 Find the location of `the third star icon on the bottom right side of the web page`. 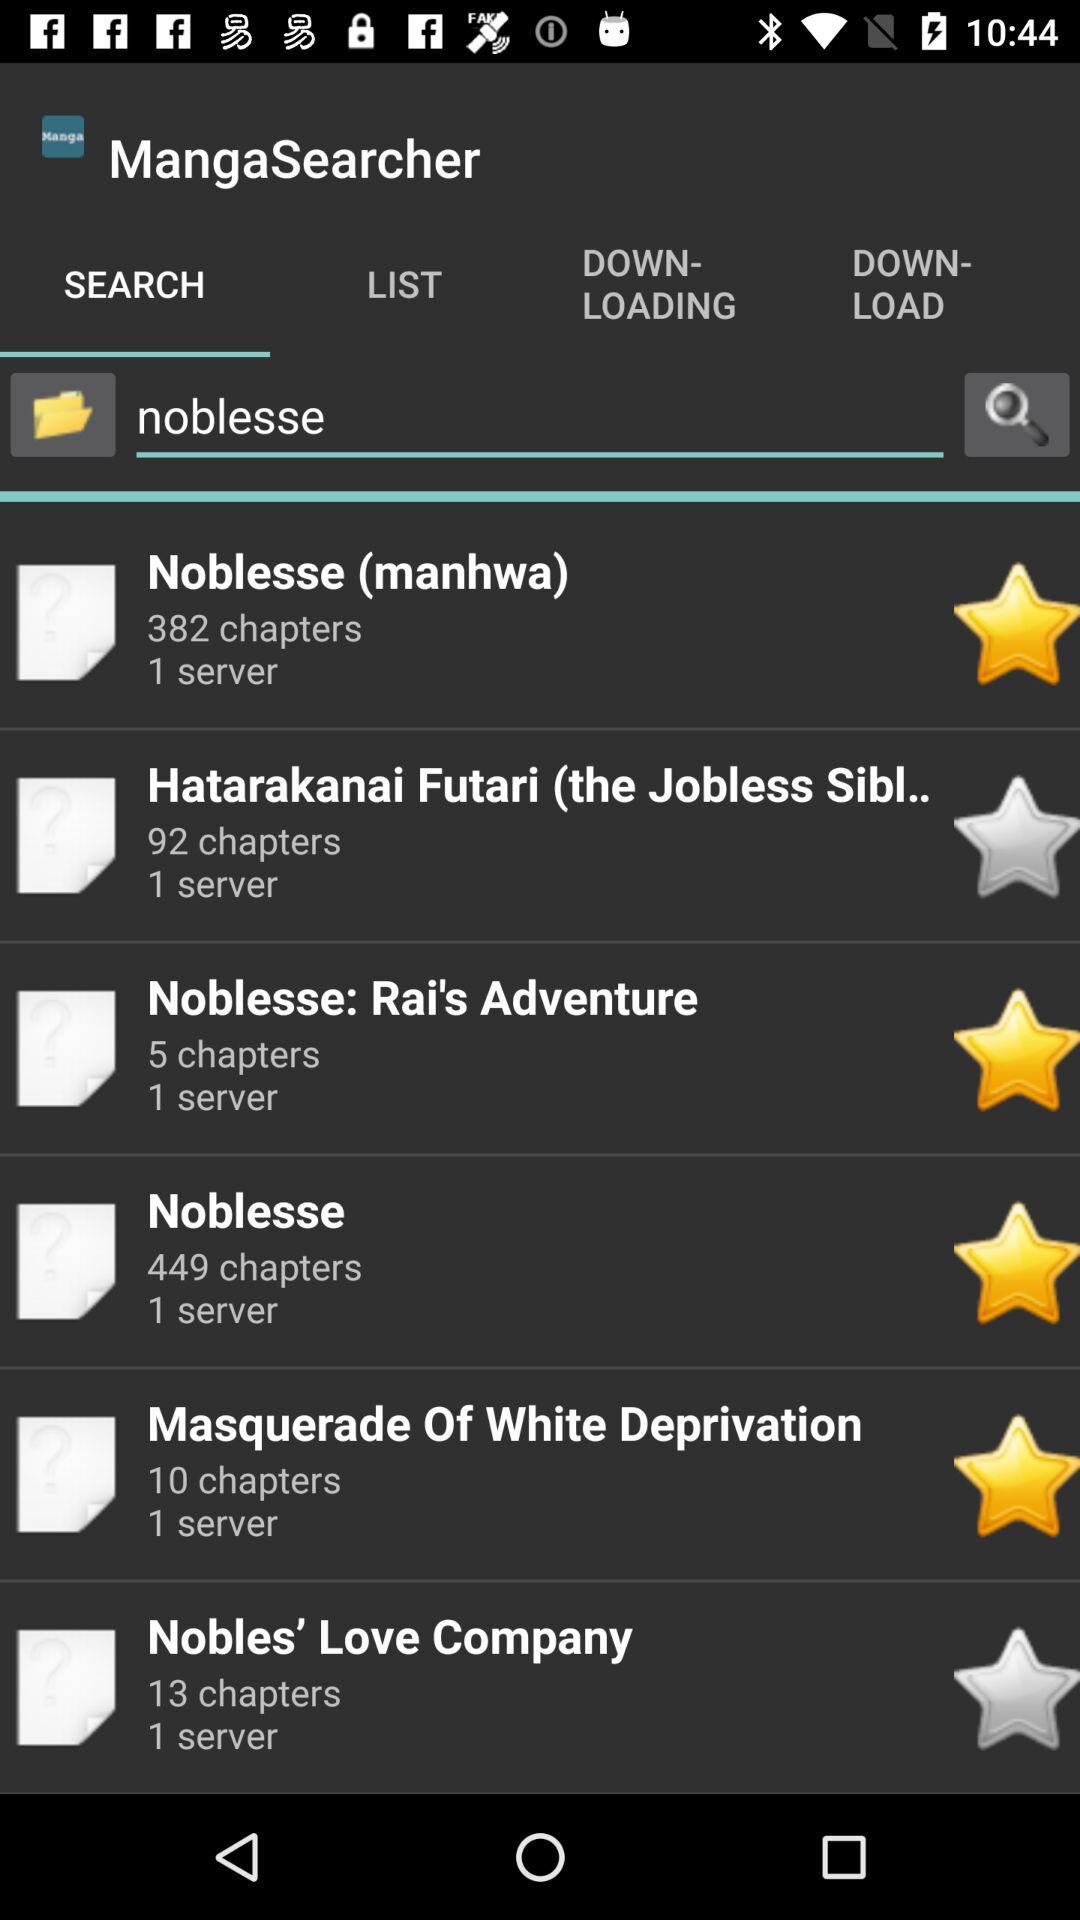

the third star icon on the bottom right side of the web page is located at coordinates (1017, 1261).